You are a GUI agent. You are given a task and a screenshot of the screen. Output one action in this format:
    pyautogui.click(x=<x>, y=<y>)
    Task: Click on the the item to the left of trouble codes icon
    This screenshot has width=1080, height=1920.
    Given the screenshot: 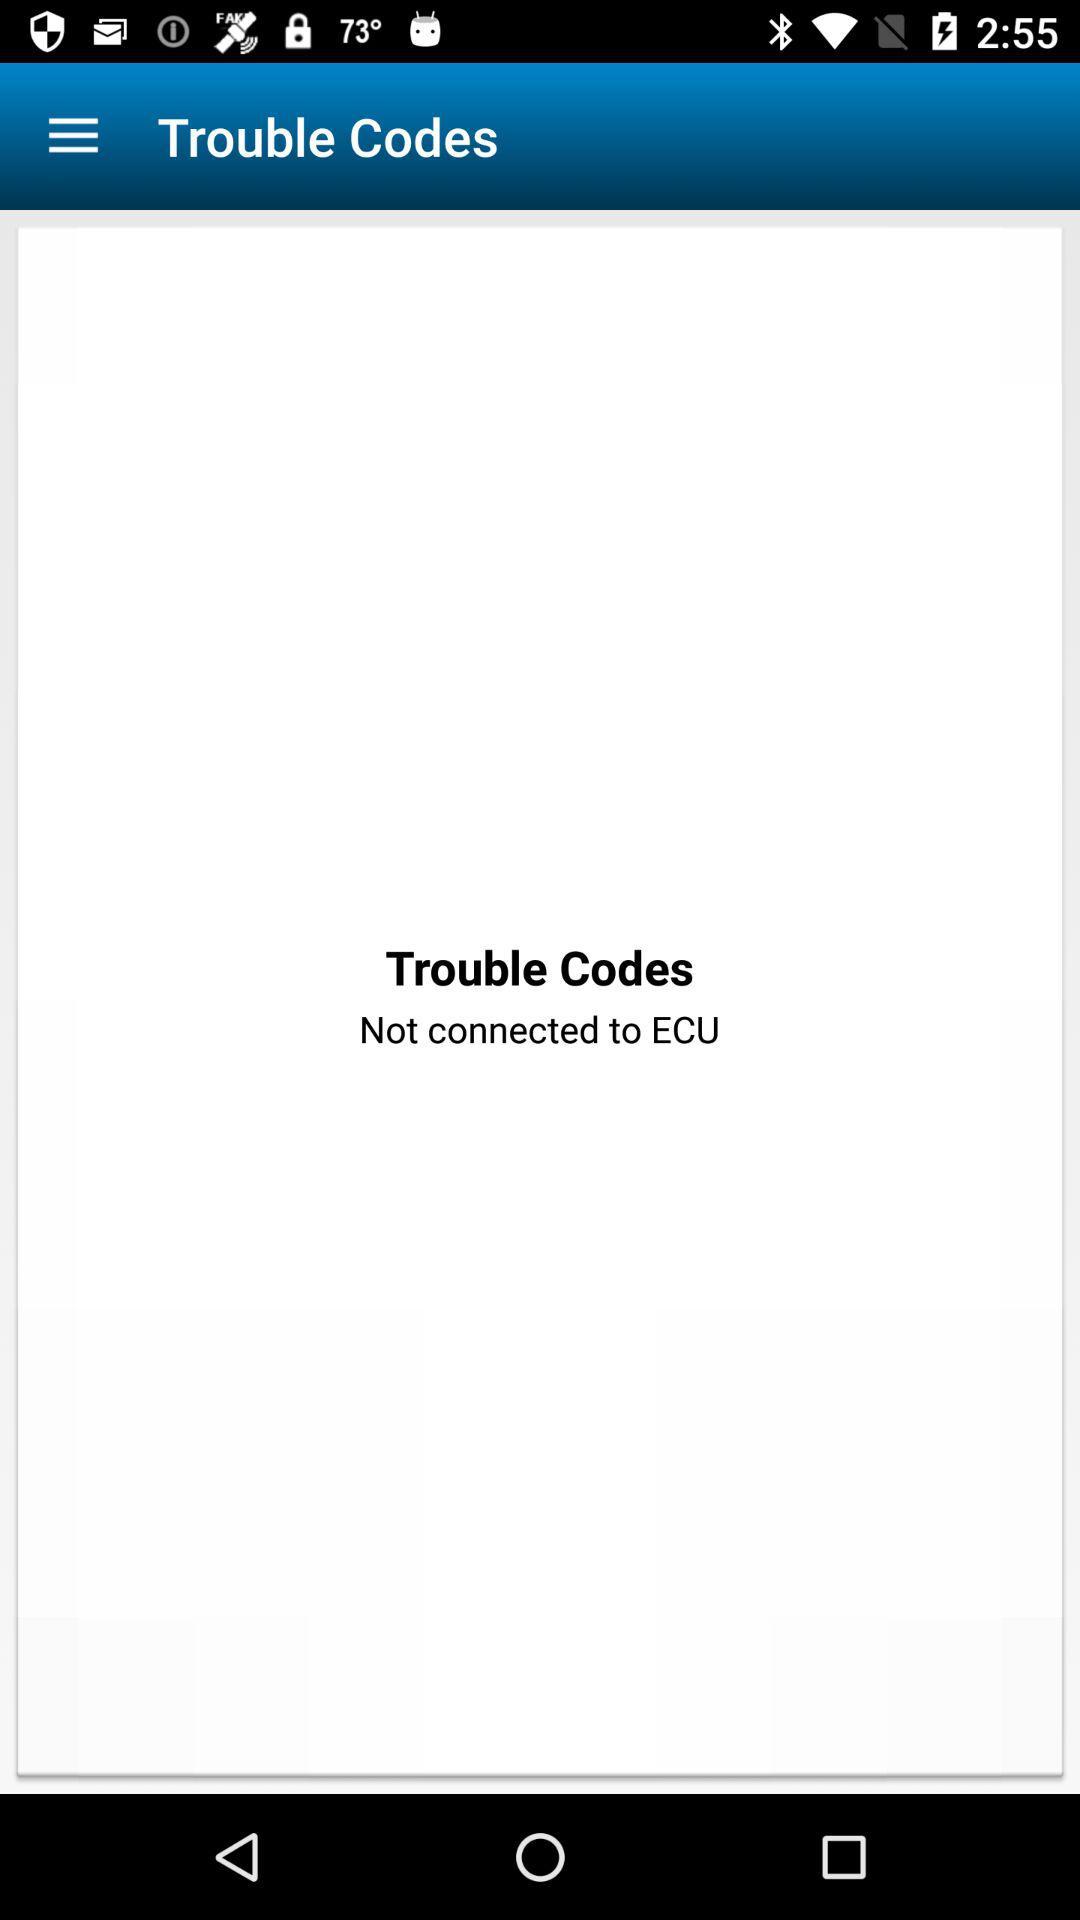 What is the action you would take?
    pyautogui.click(x=72, y=135)
    